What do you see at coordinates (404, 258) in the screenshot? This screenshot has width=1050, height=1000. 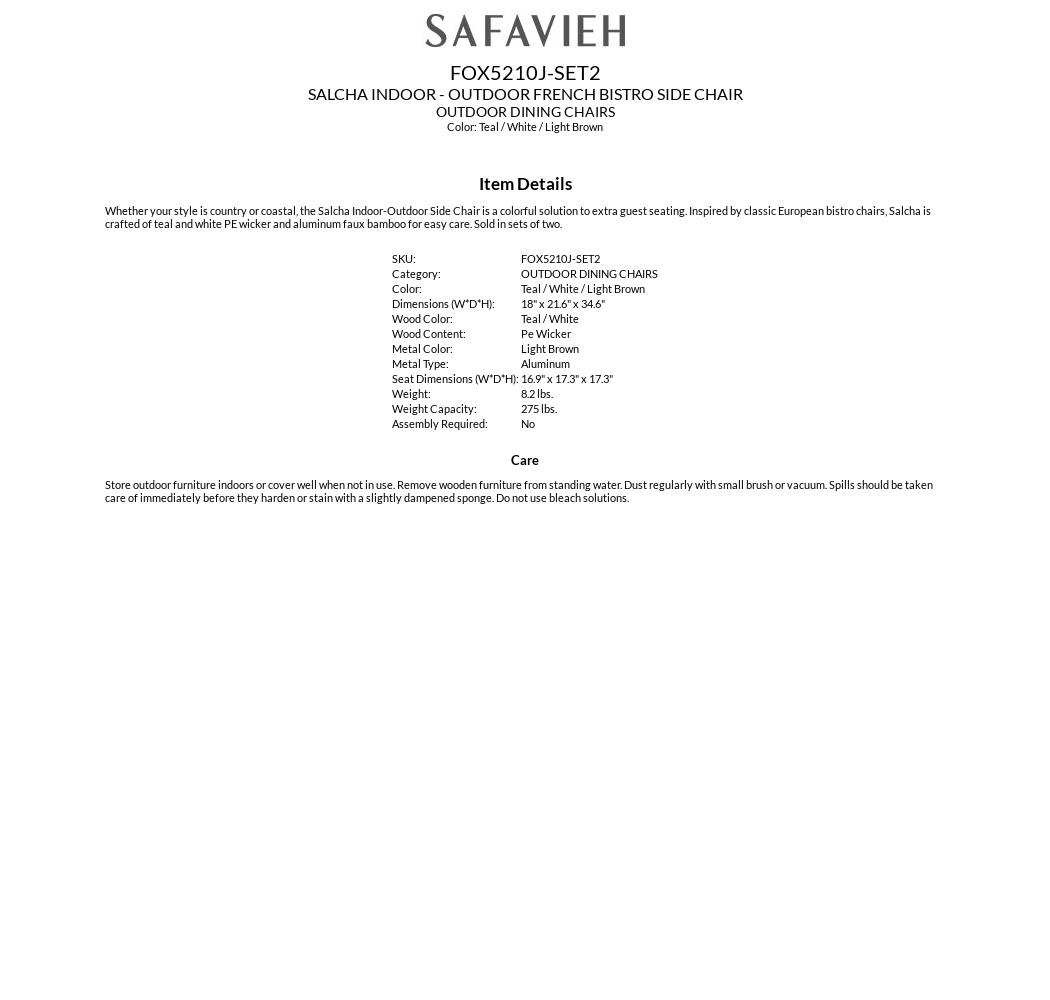 I see `'SKU:'` at bounding box center [404, 258].